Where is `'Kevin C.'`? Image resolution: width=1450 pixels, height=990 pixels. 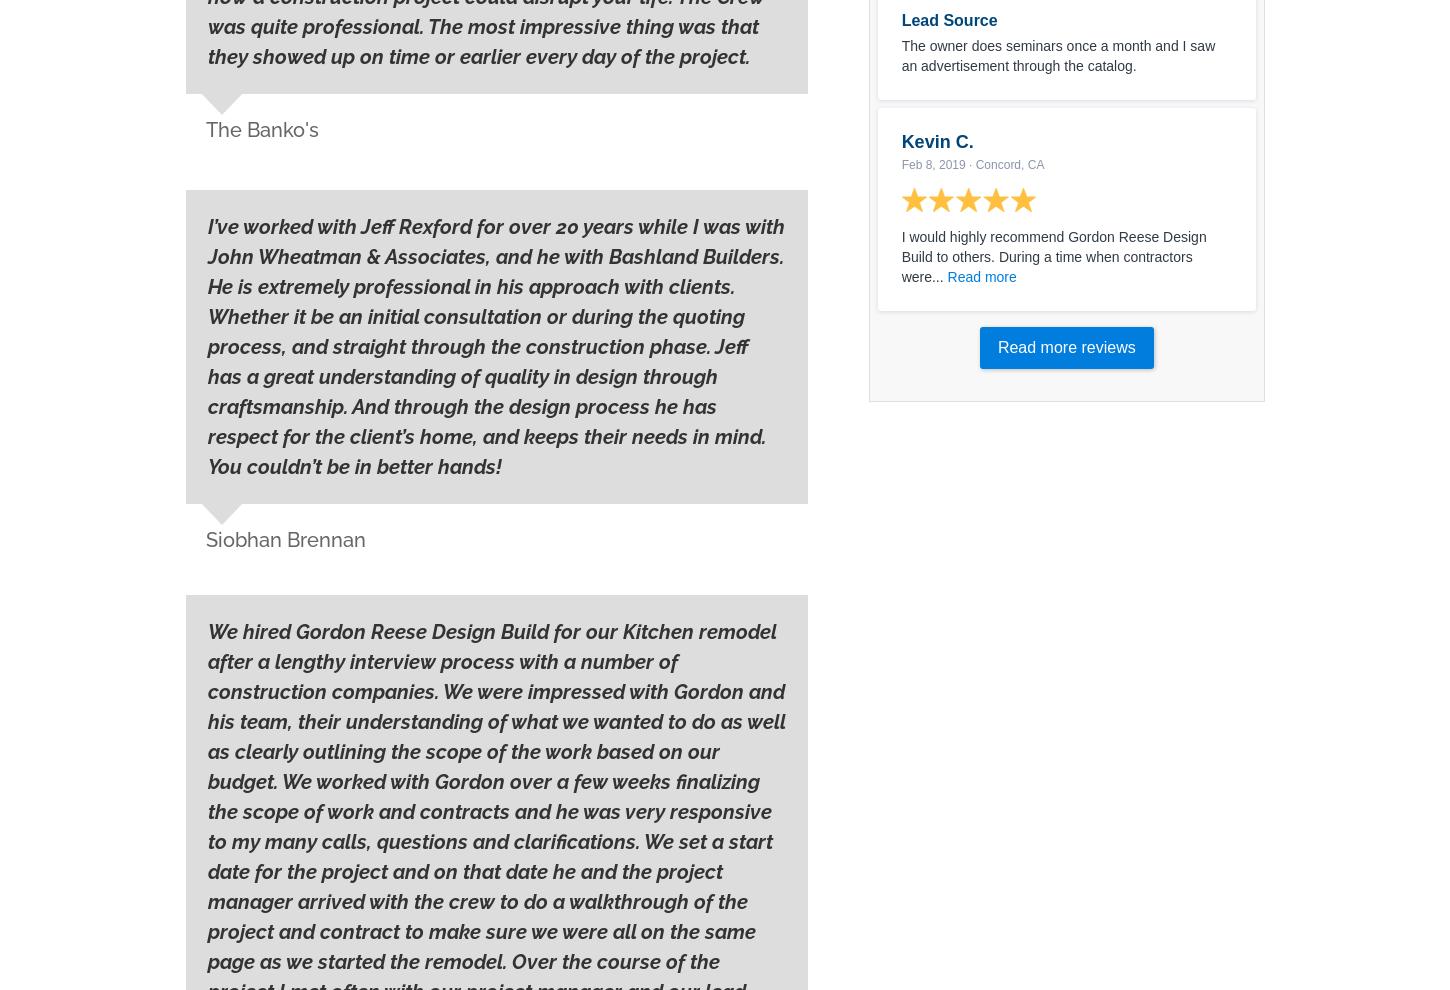 'Kevin C.' is located at coordinates (900, 140).